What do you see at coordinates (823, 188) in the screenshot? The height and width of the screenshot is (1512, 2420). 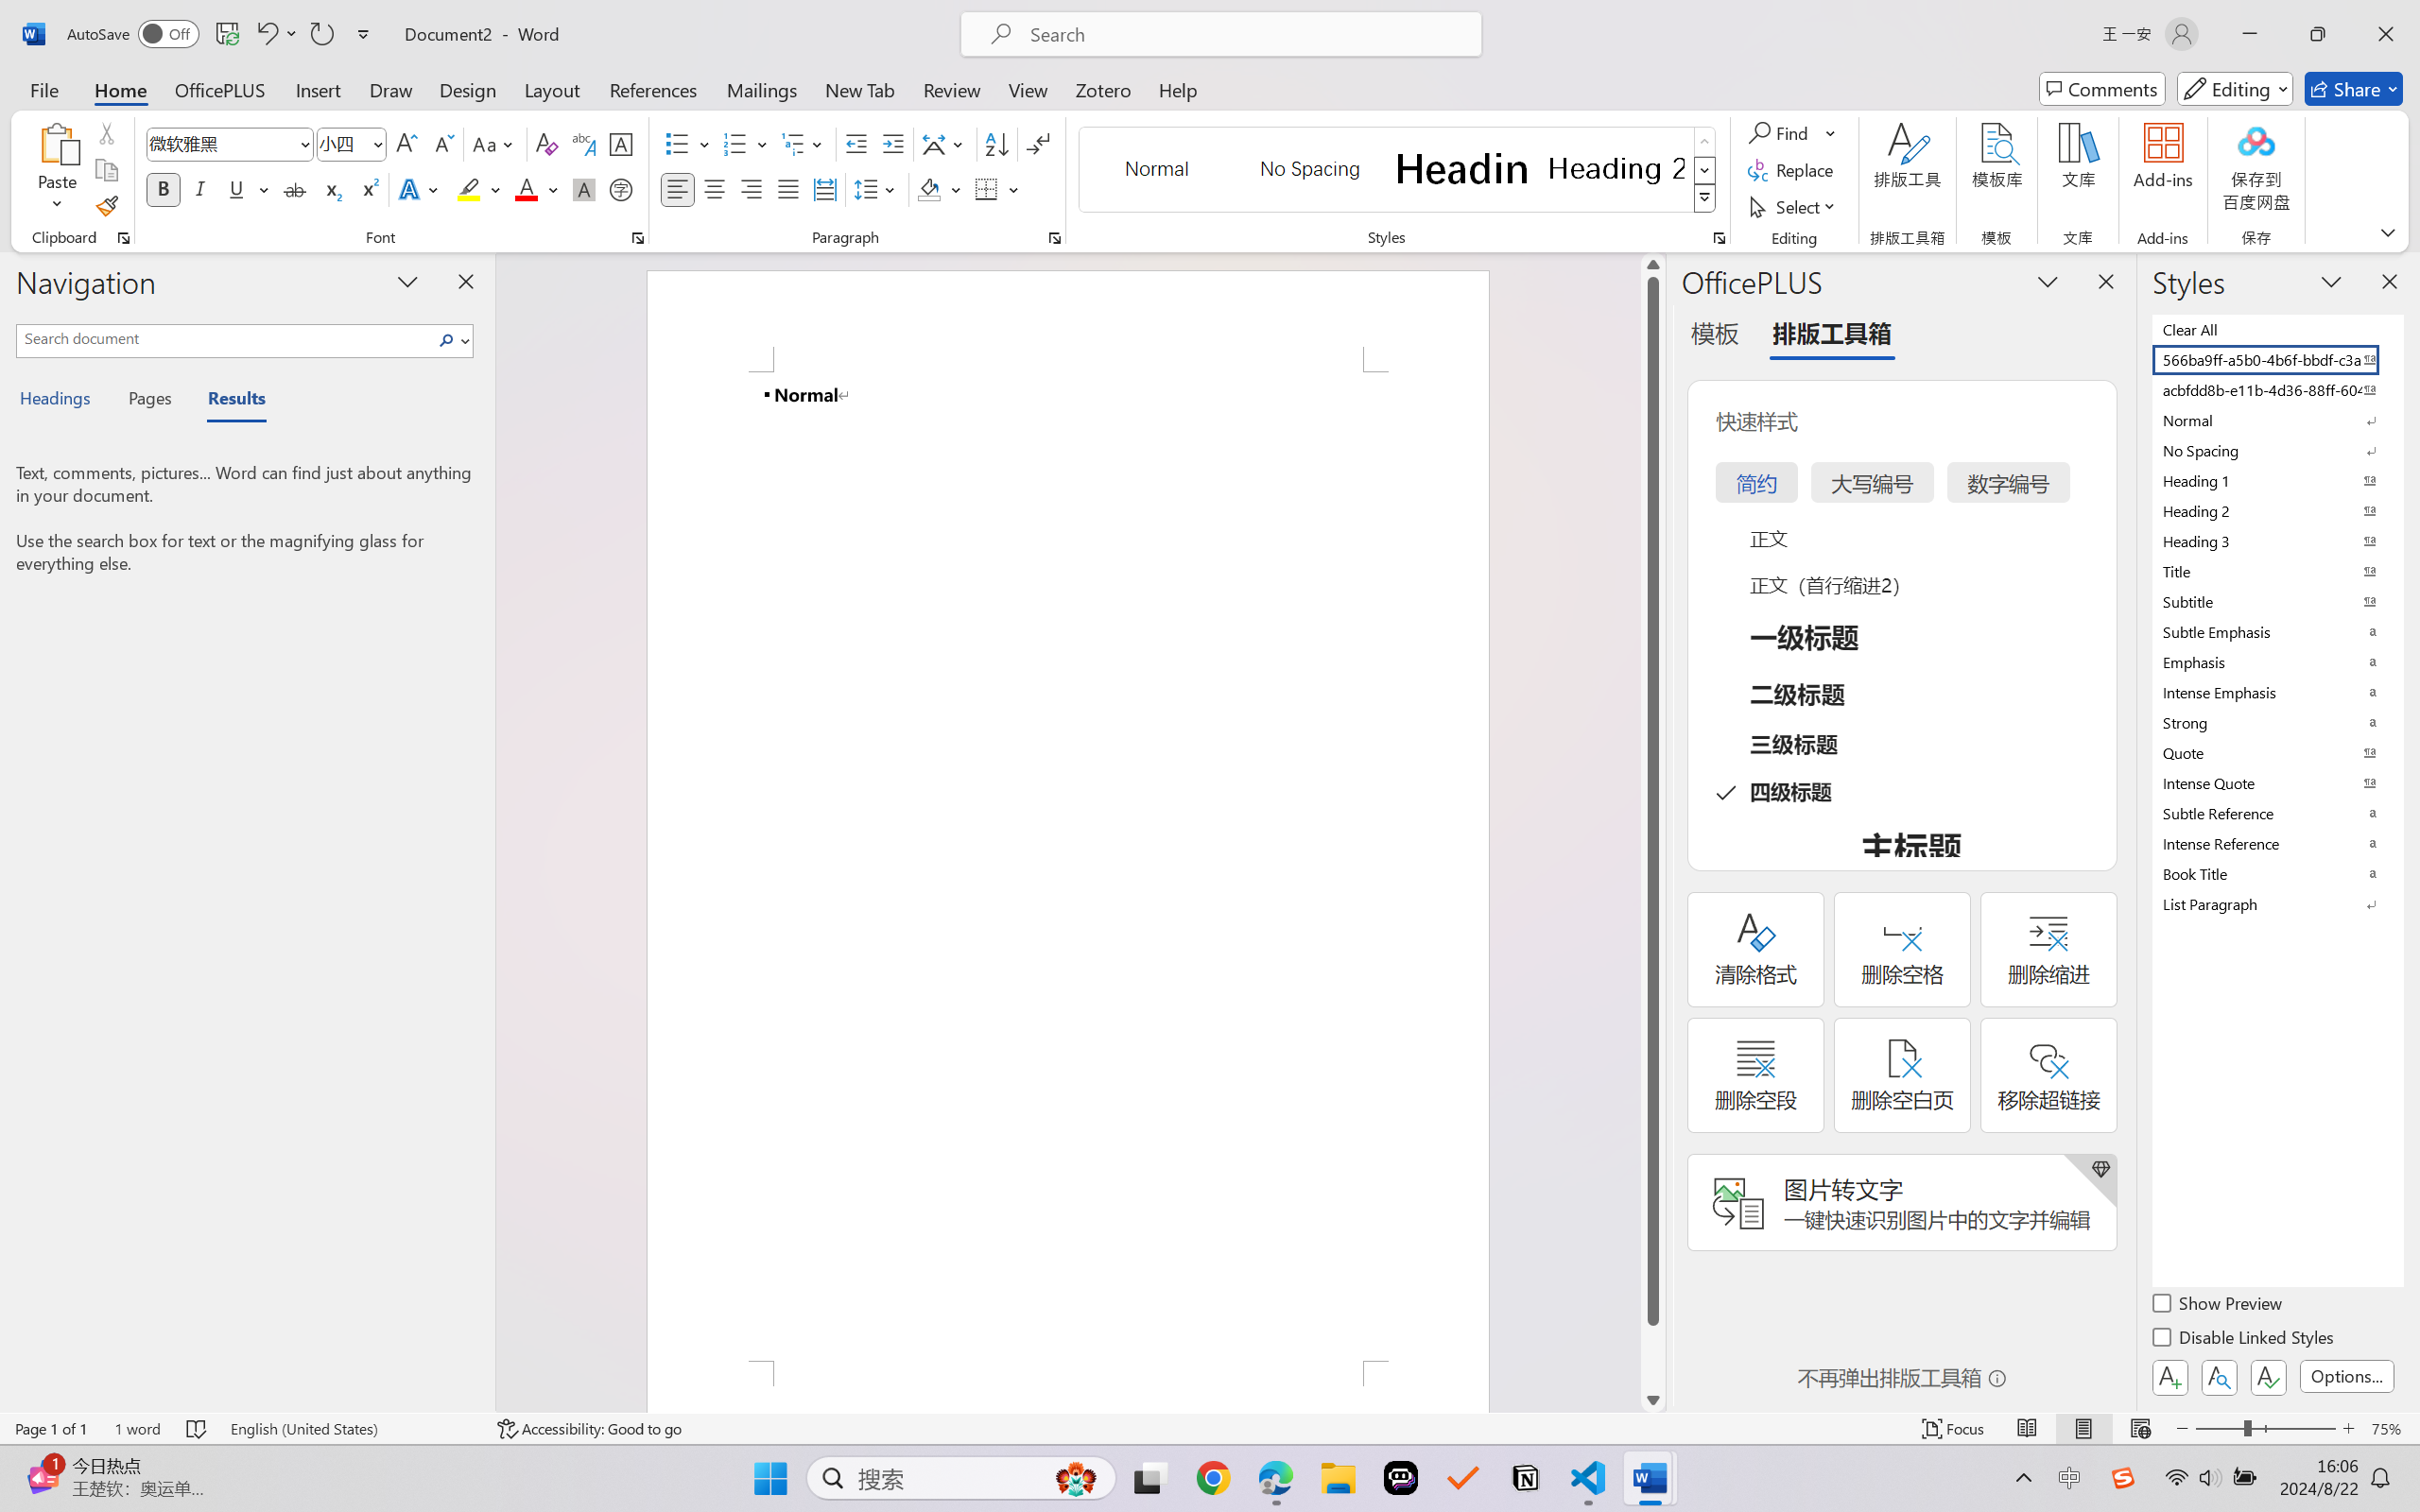 I see `'Distributed'` at bounding box center [823, 188].